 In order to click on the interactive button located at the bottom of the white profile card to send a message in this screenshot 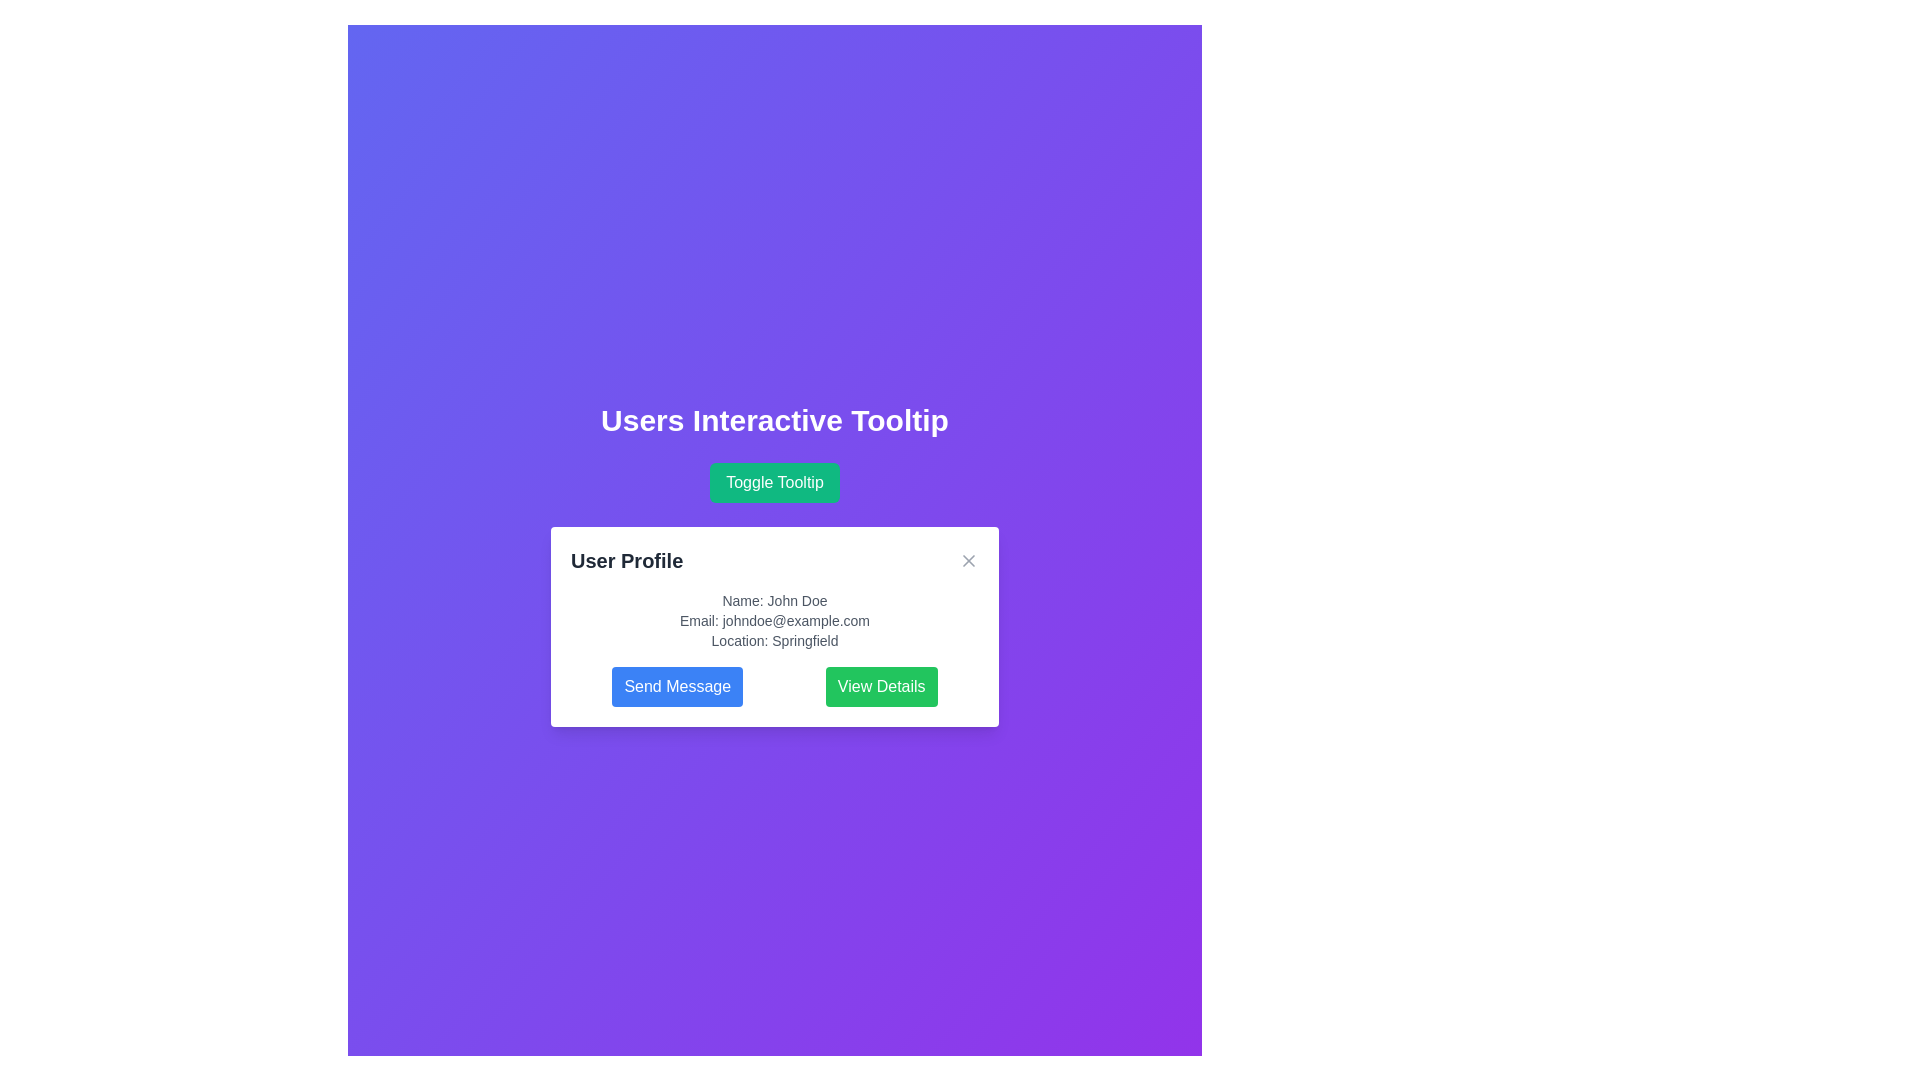, I will do `click(677, 685)`.